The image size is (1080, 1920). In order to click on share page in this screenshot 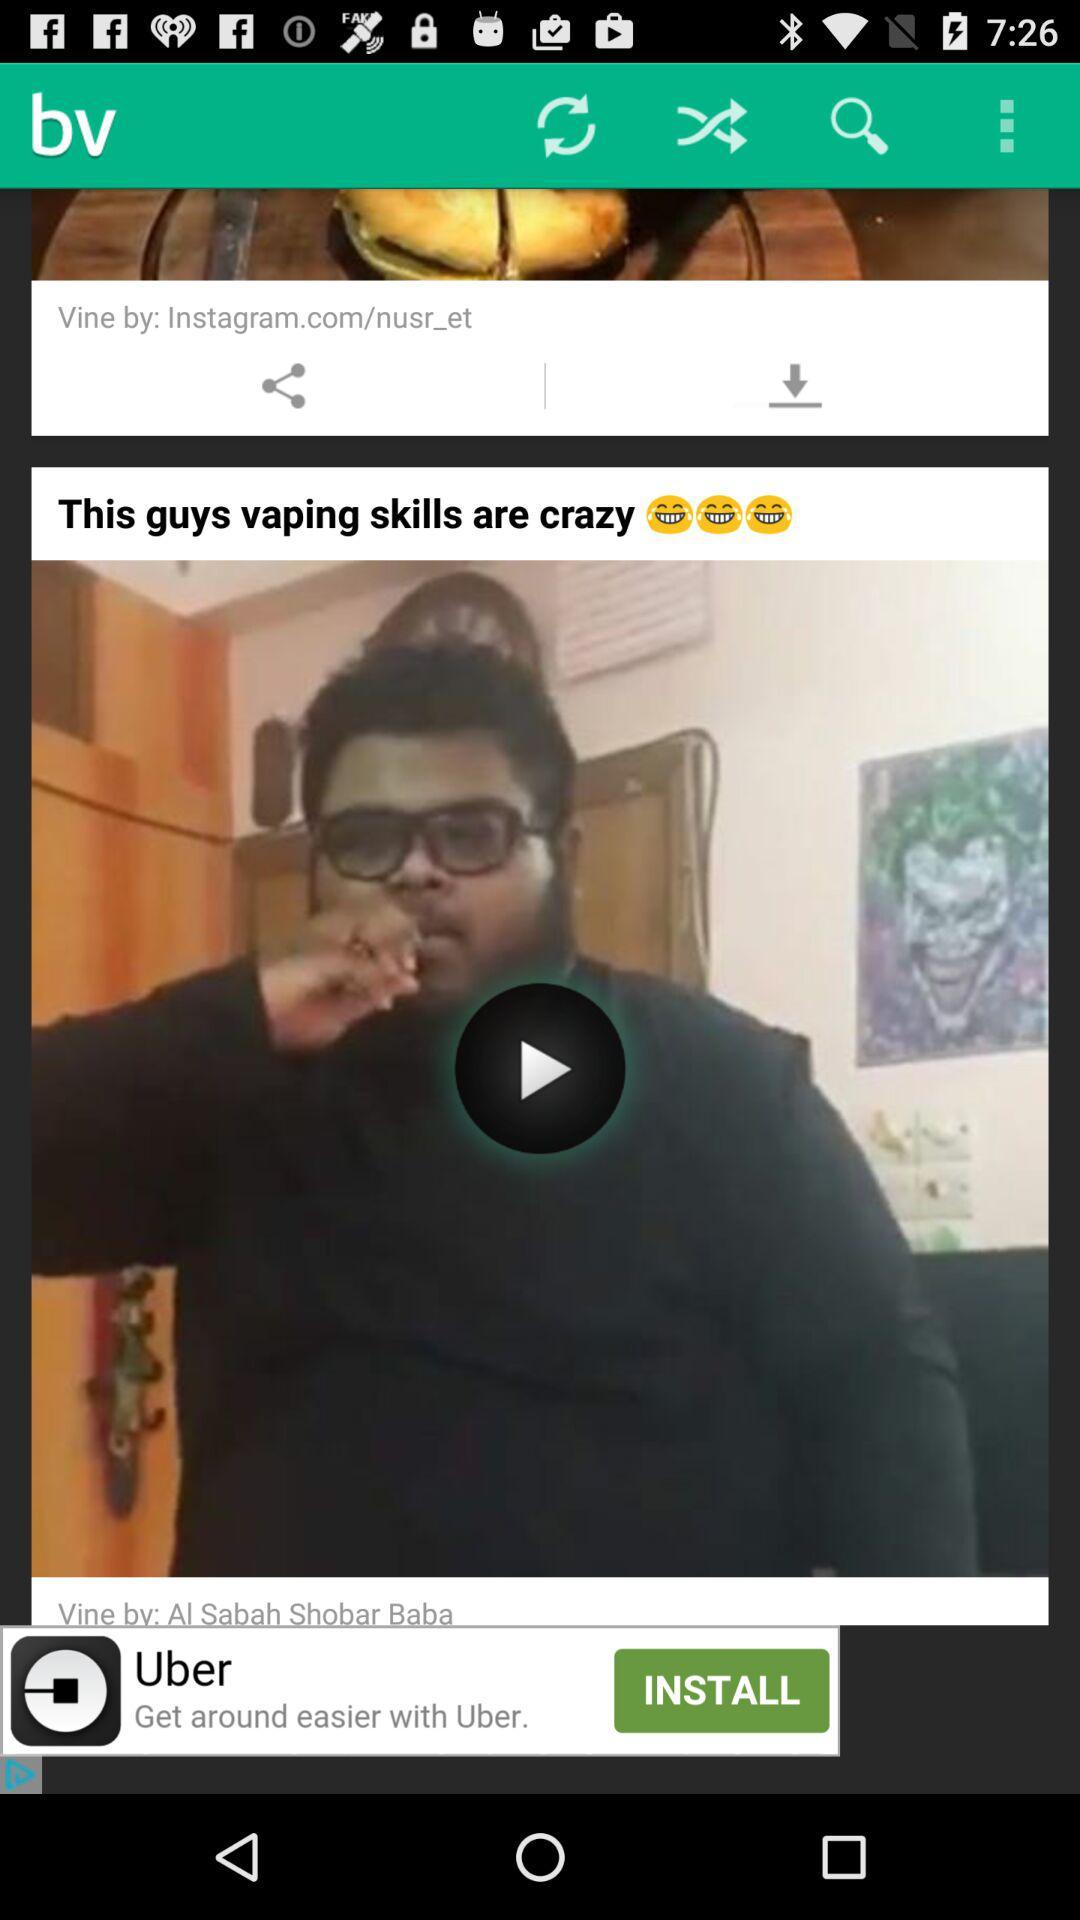, I will do `click(284, 385)`.